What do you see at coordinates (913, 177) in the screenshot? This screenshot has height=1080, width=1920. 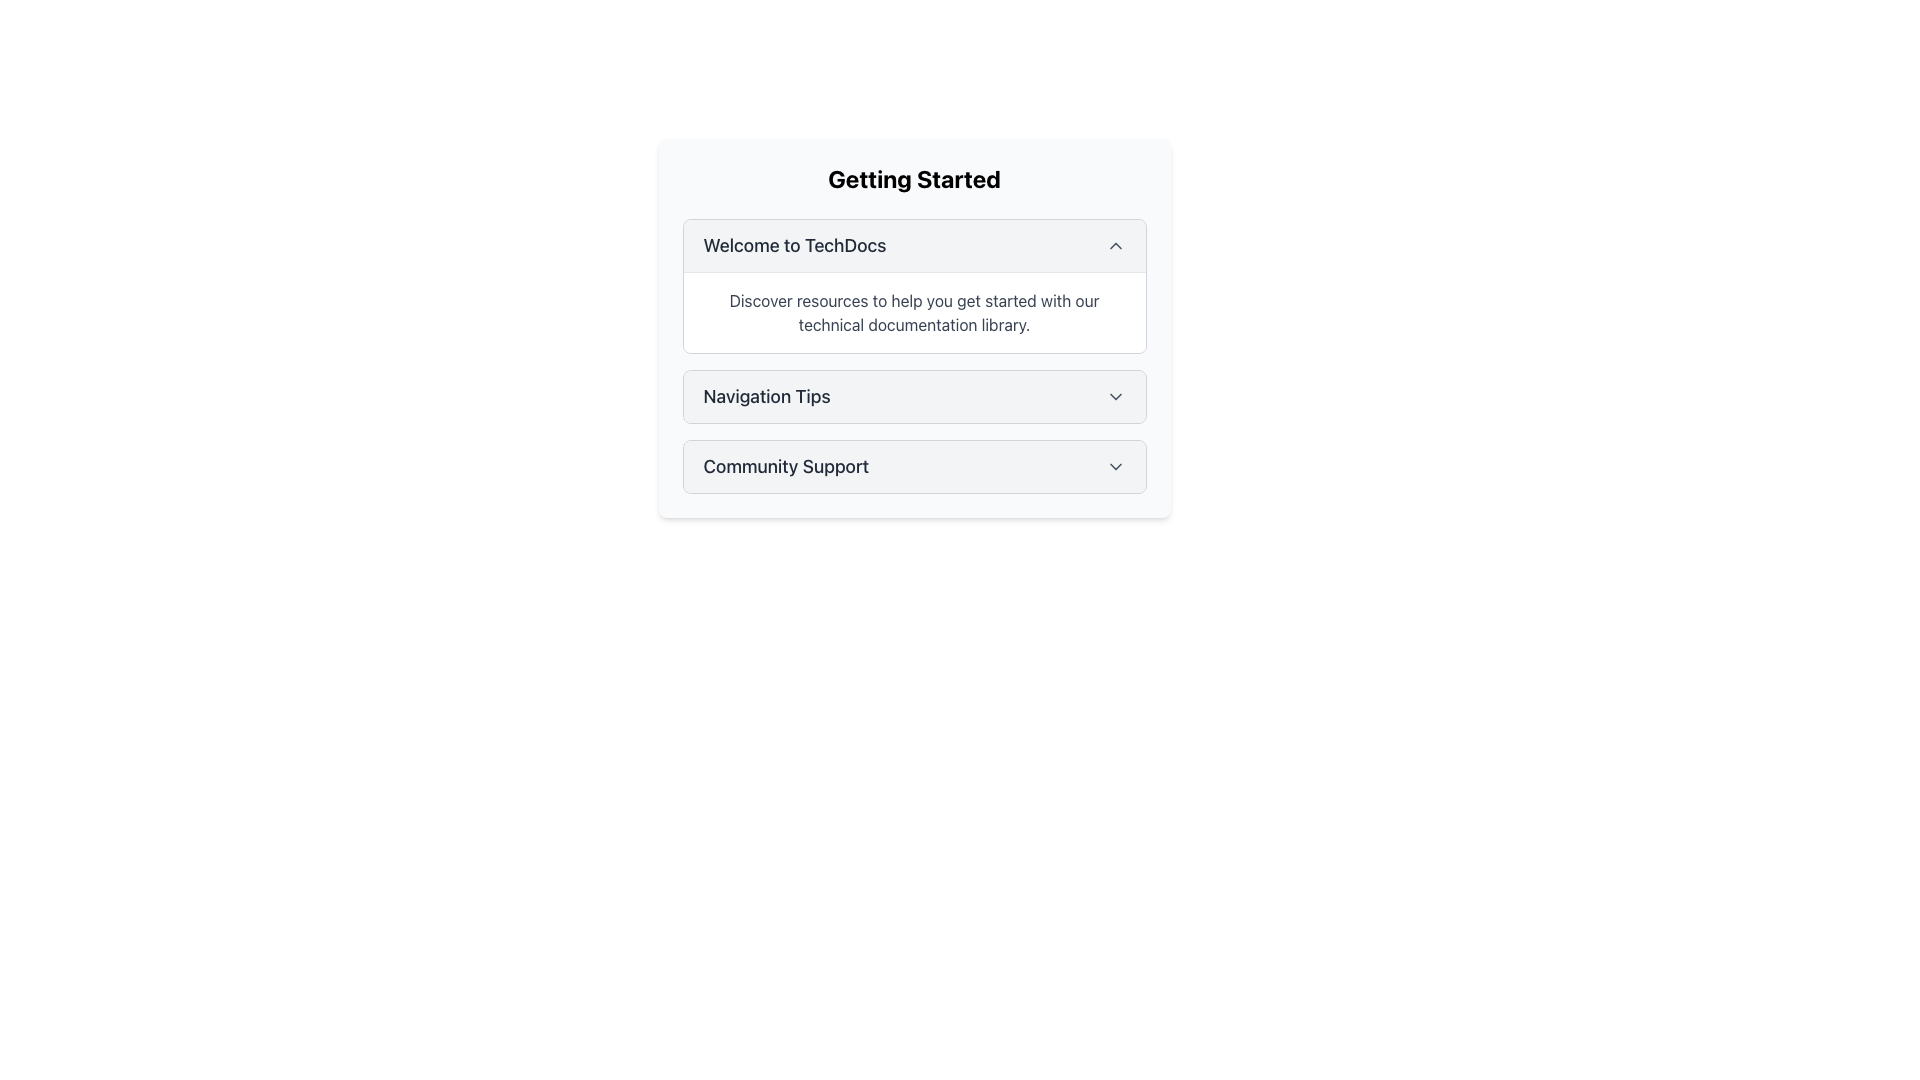 I see `the prominent text heading 'Getting Started' located at the top section of the panel` at bounding box center [913, 177].